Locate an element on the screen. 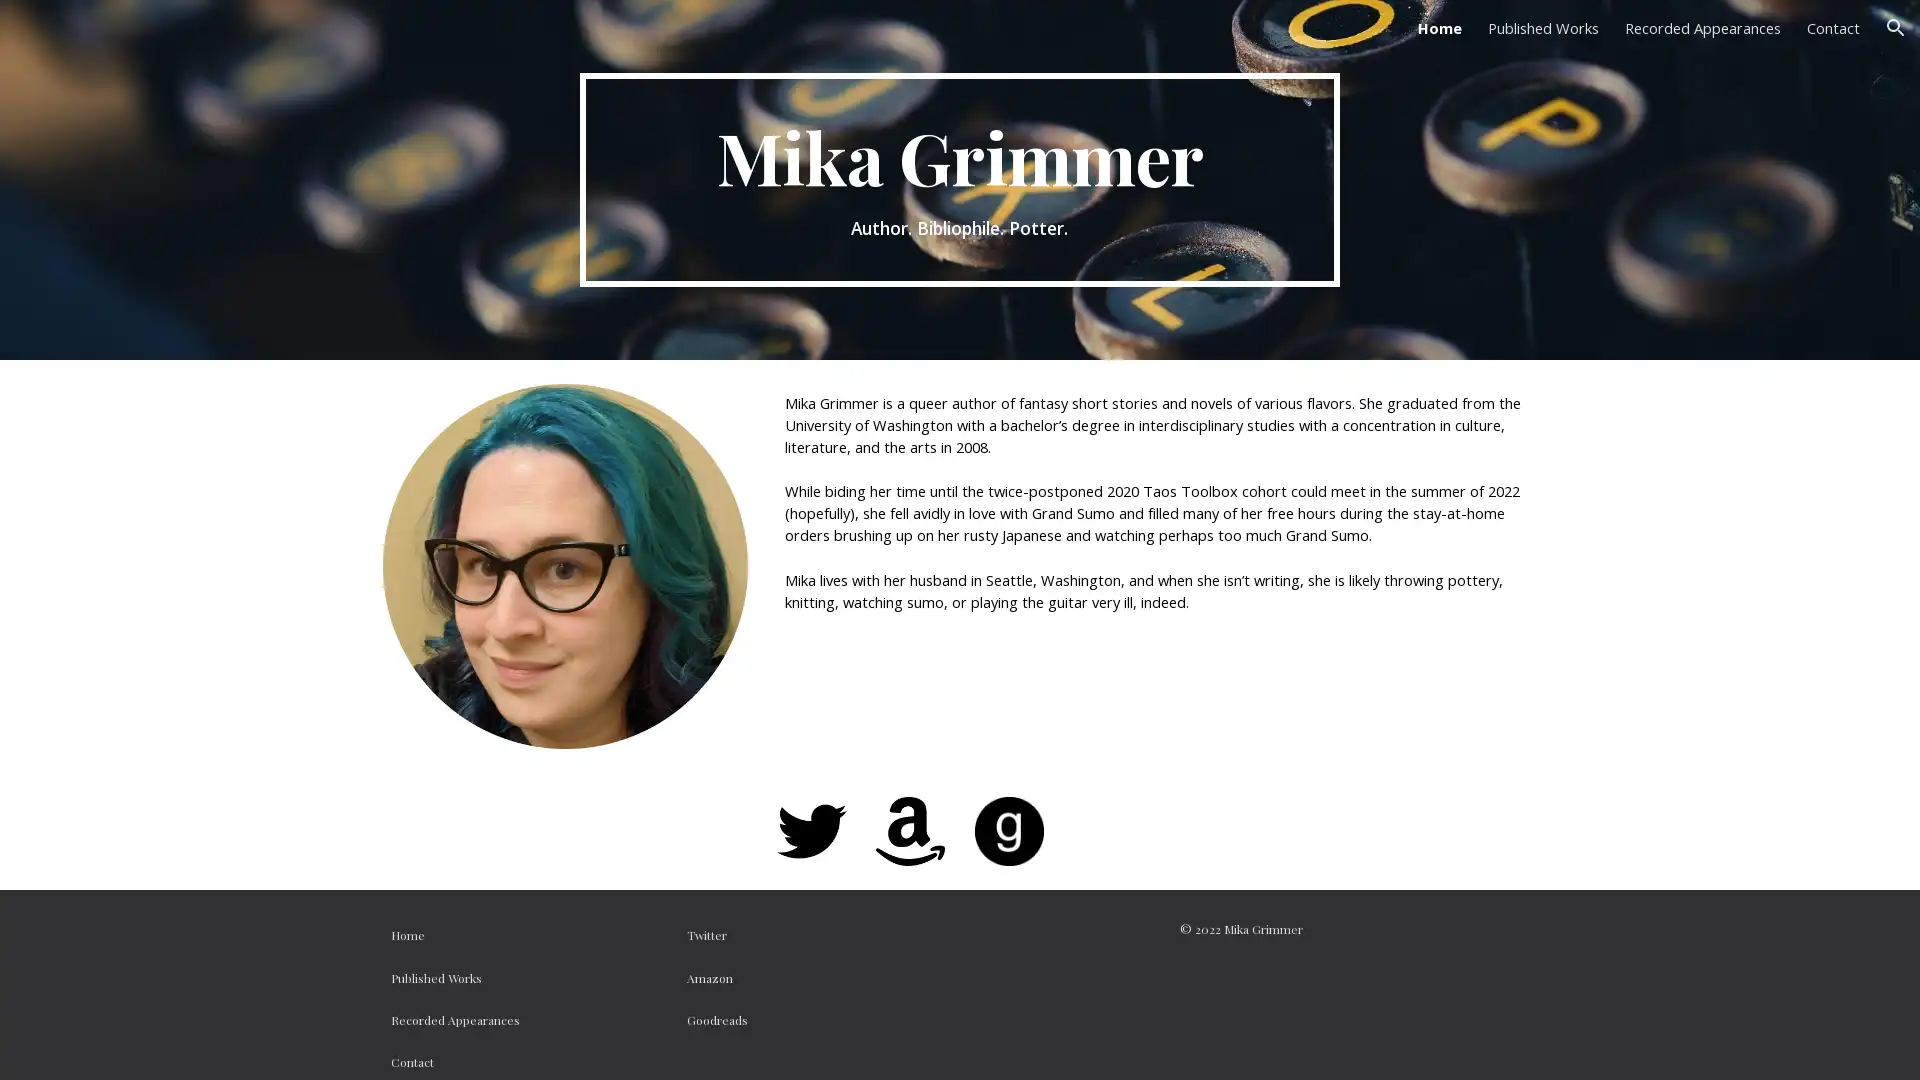 Image resolution: width=1920 pixels, height=1080 pixels. Skip to main content is located at coordinates (787, 37).